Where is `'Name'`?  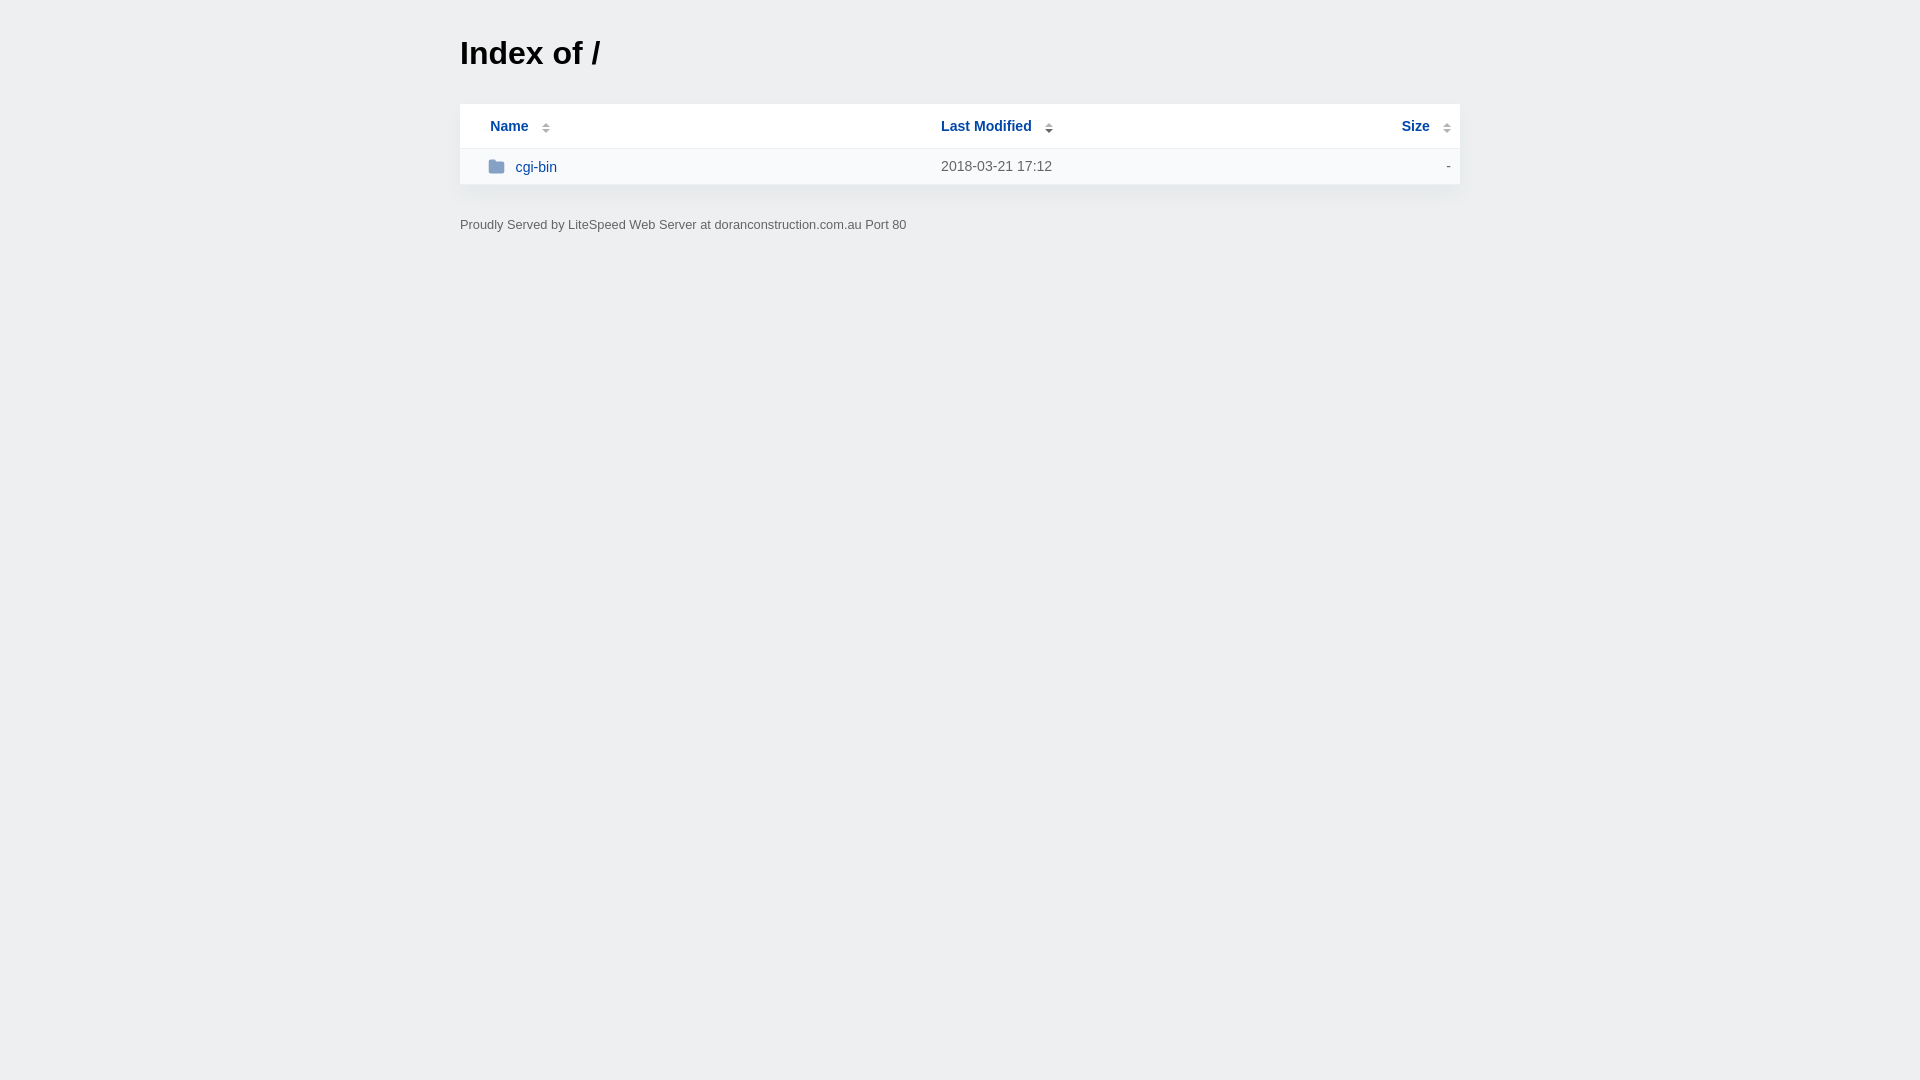
'Name' is located at coordinates (508, 126).